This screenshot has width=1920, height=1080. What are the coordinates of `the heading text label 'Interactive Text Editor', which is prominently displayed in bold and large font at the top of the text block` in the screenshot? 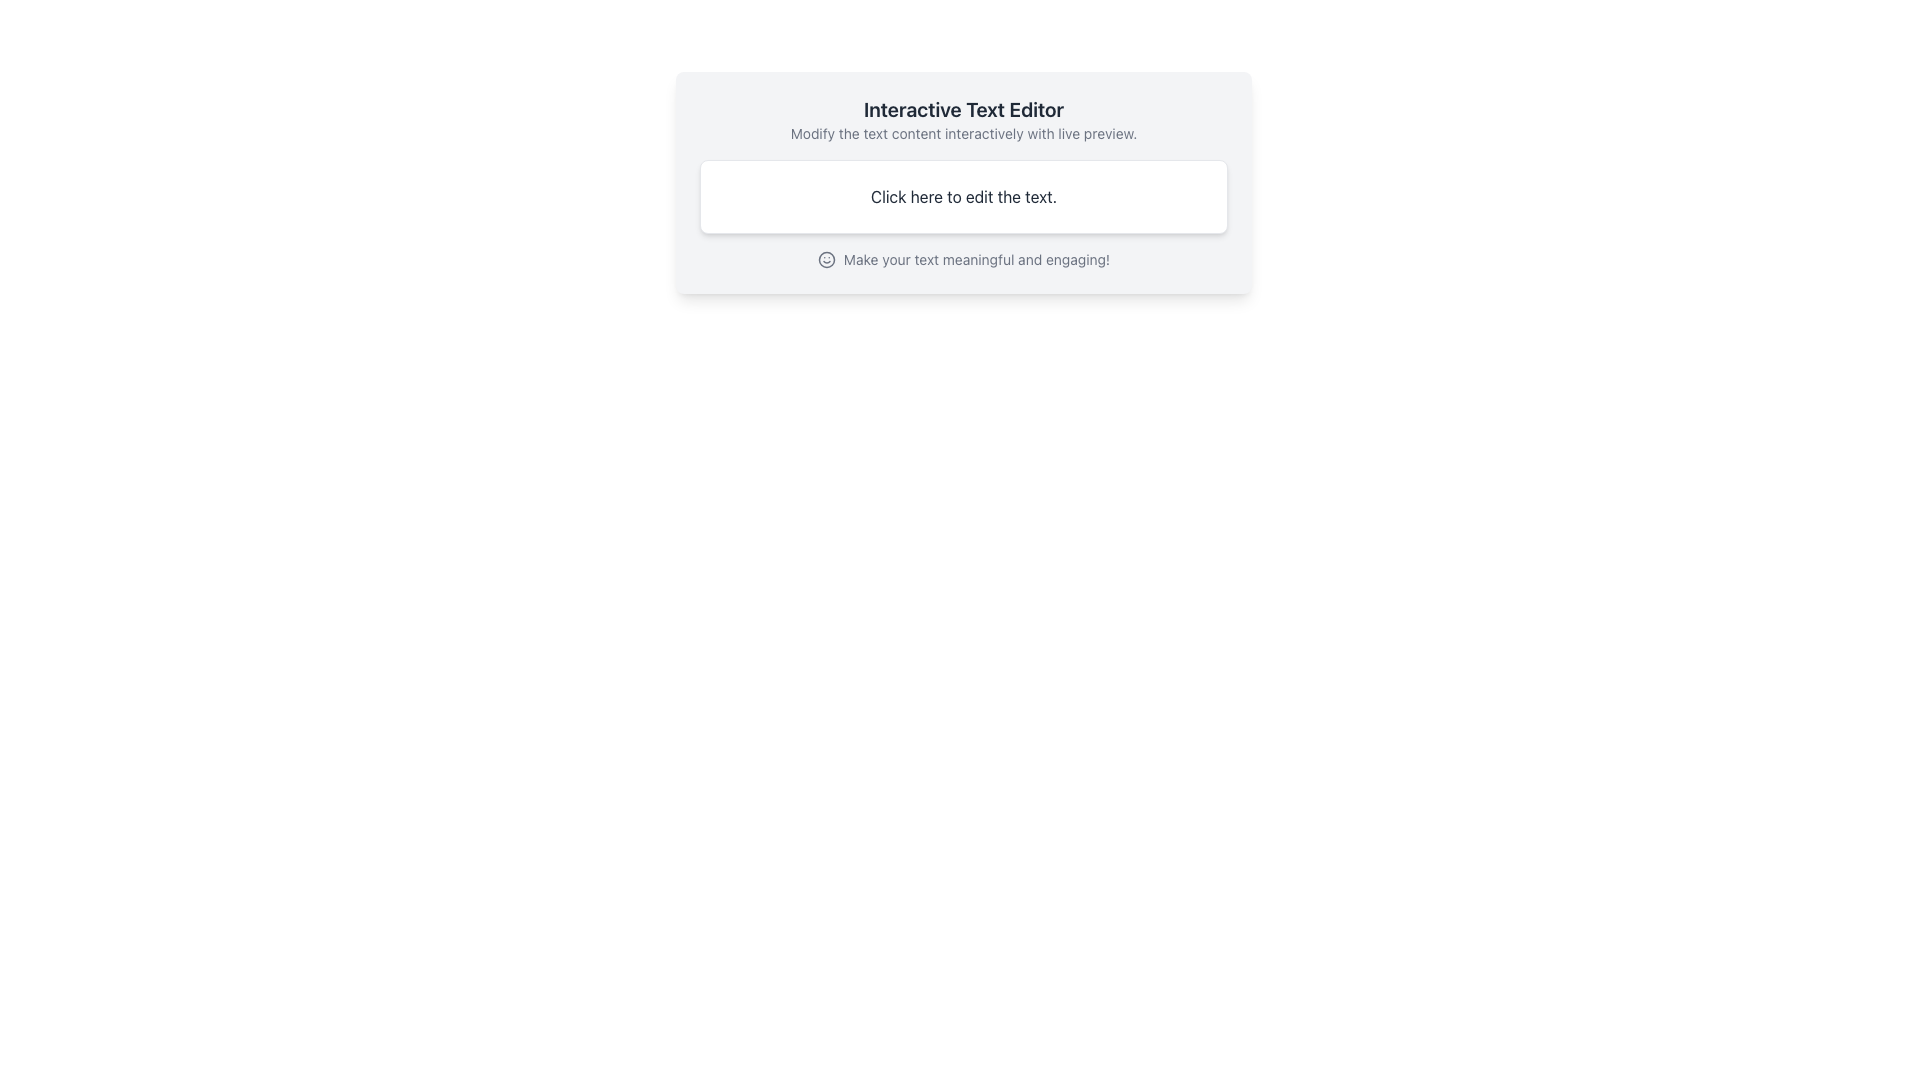 It's located at (964, 110).